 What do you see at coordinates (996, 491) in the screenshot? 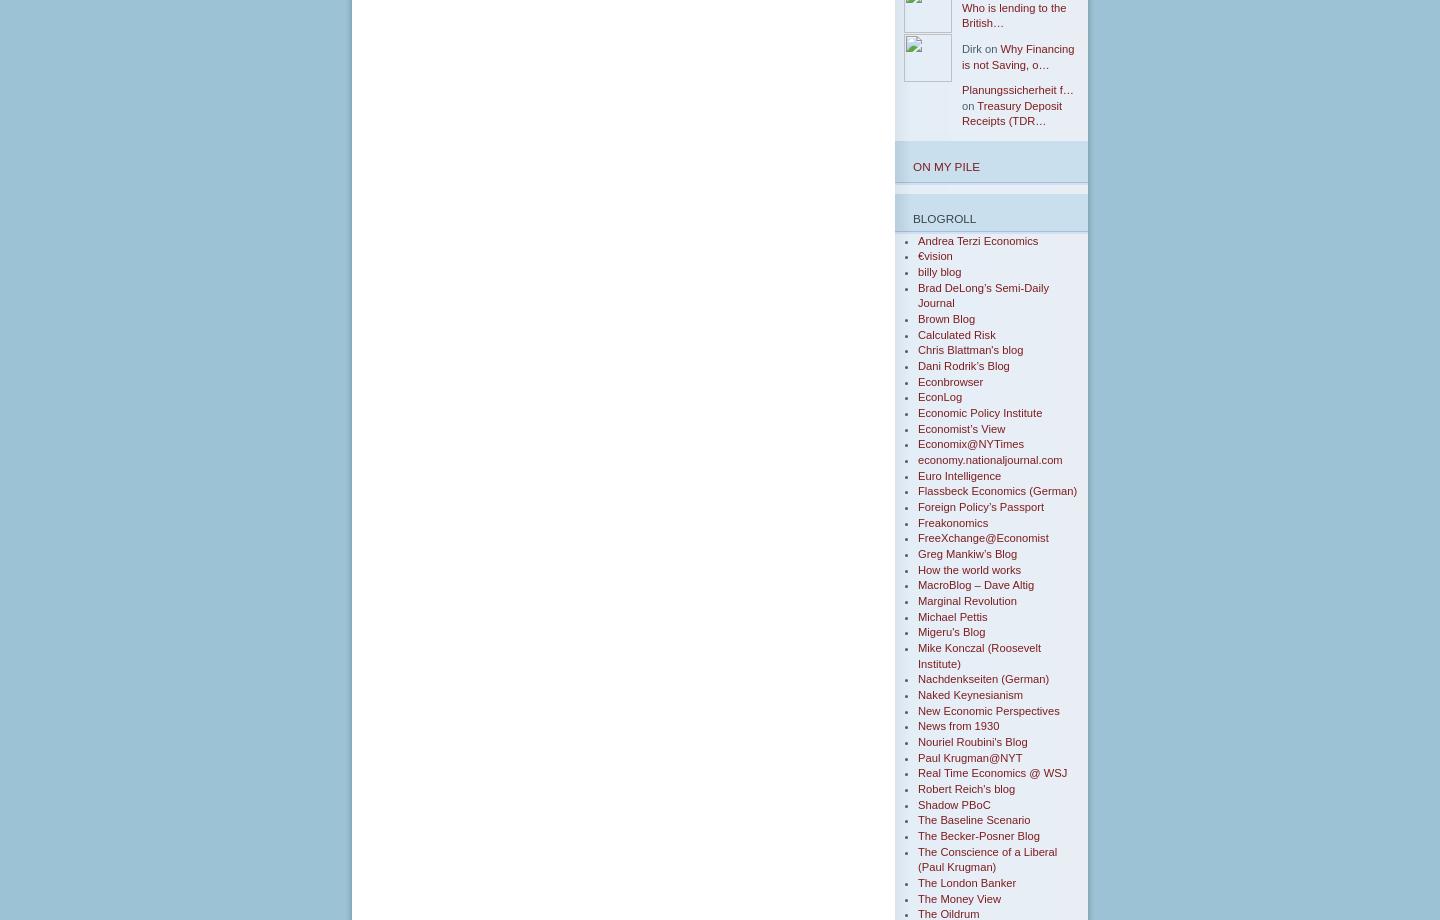
I see `'Flassbeck Economics (German)'` at bounding box center [996, 491].